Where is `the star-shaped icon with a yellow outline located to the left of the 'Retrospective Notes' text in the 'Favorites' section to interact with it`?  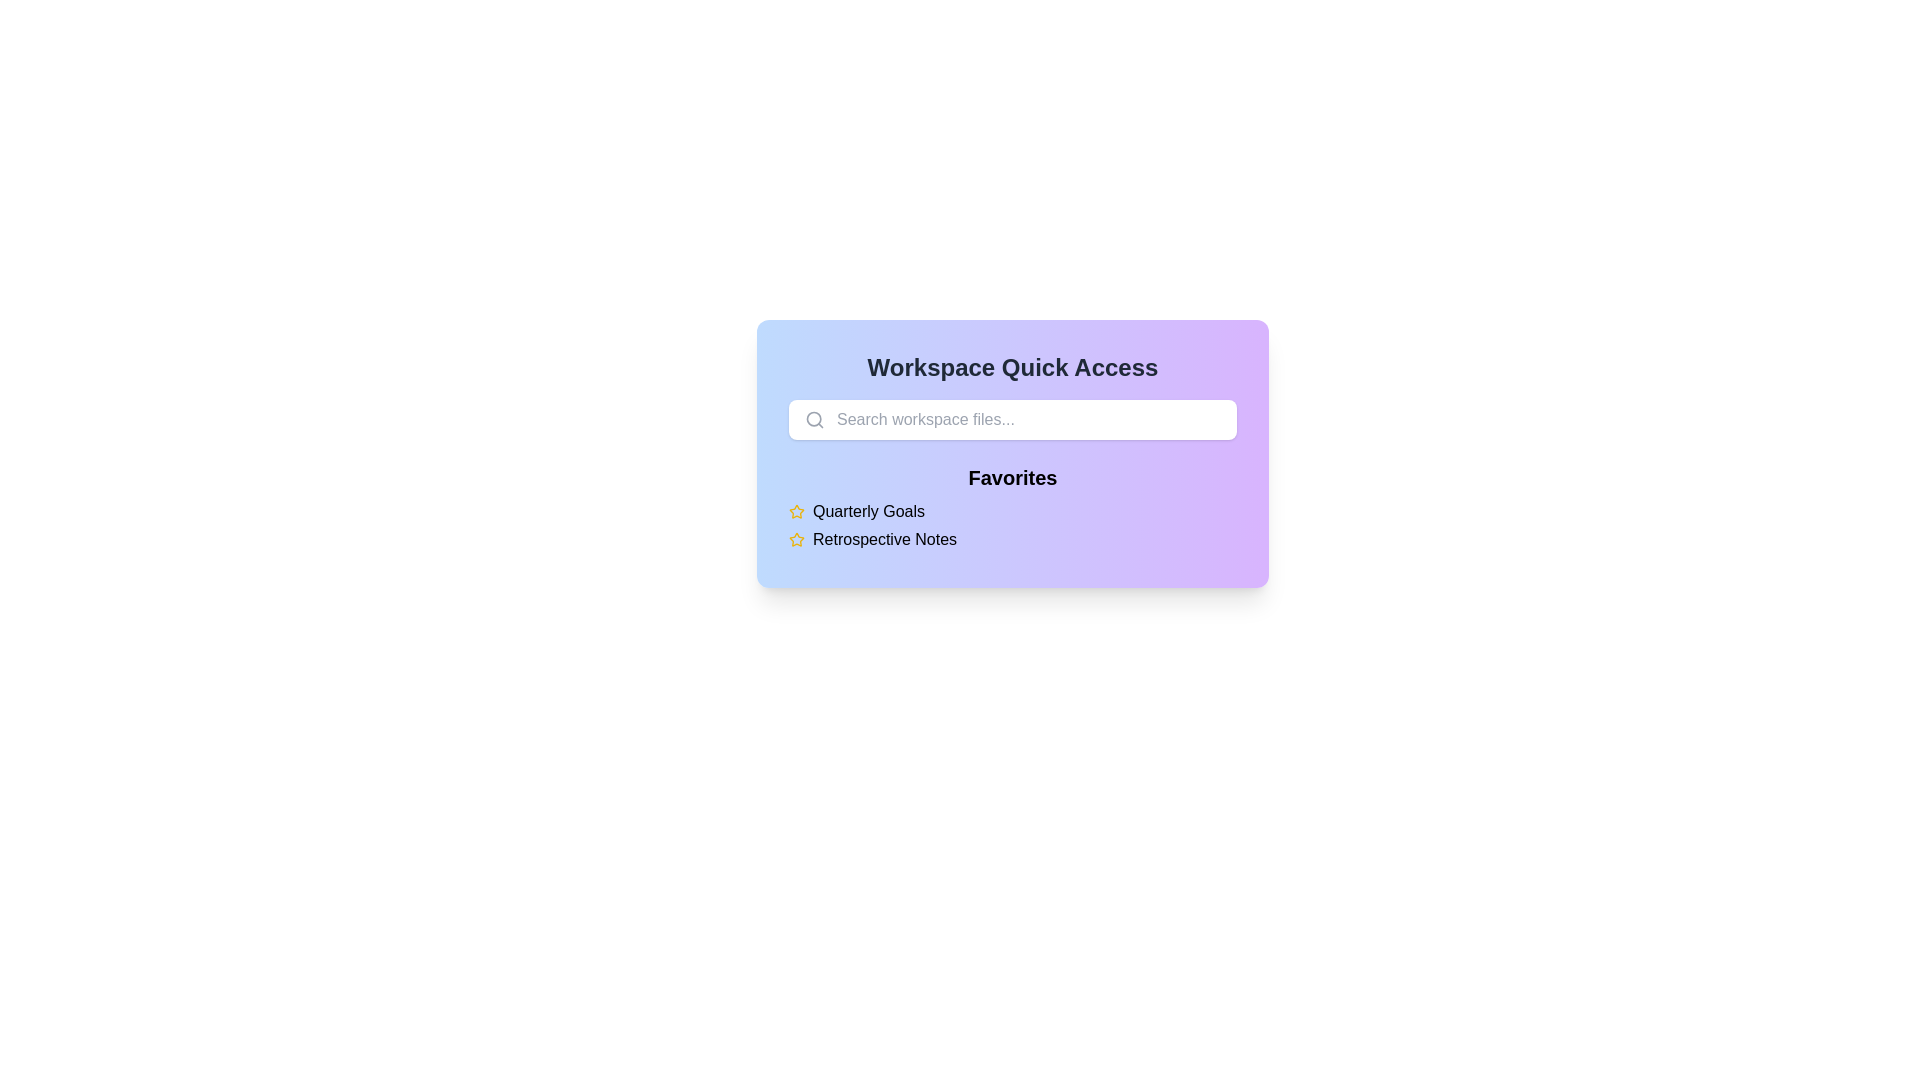
the star-shaped icon with a yellow outline located to the left of the 'Retrospective Notes' text in the 'Favorites' section to interact with it is located at coordinates (795, 540).